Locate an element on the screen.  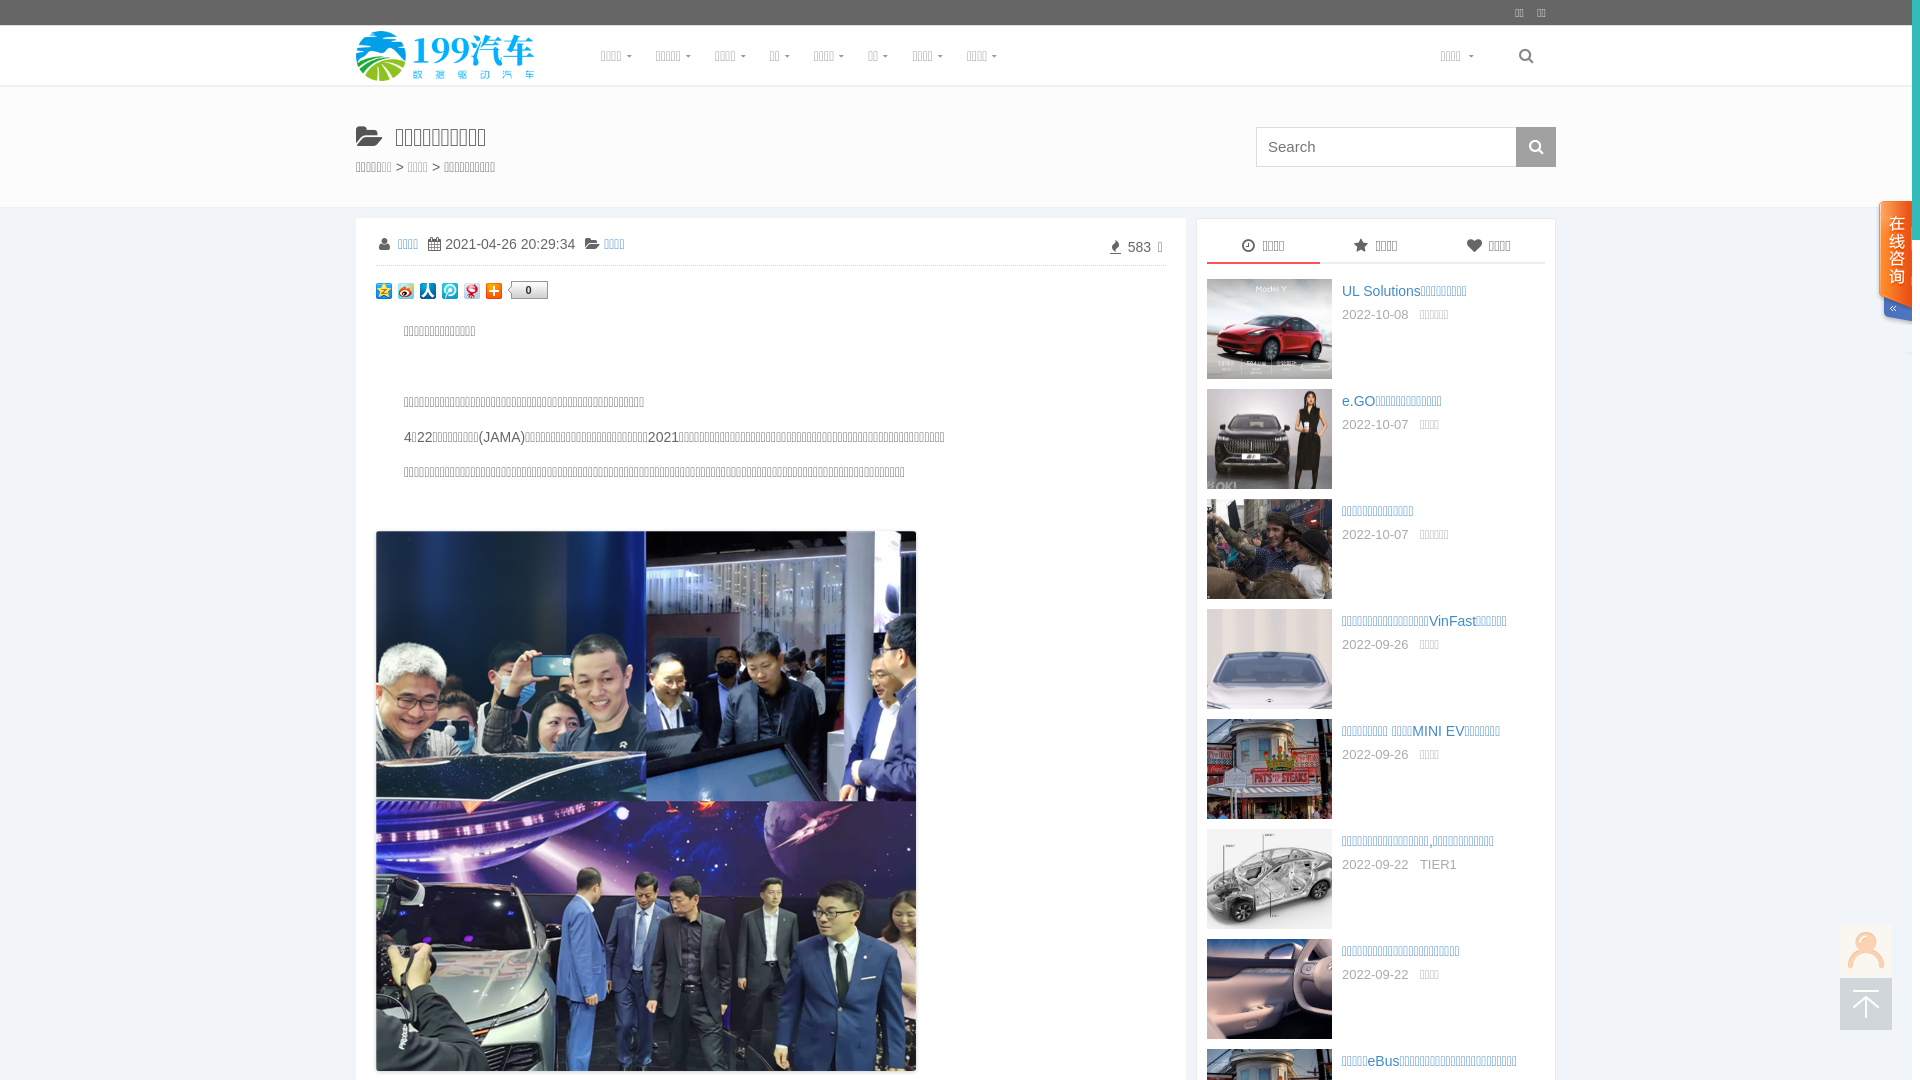
'TIER1' is located at coordinates (1437, 863).